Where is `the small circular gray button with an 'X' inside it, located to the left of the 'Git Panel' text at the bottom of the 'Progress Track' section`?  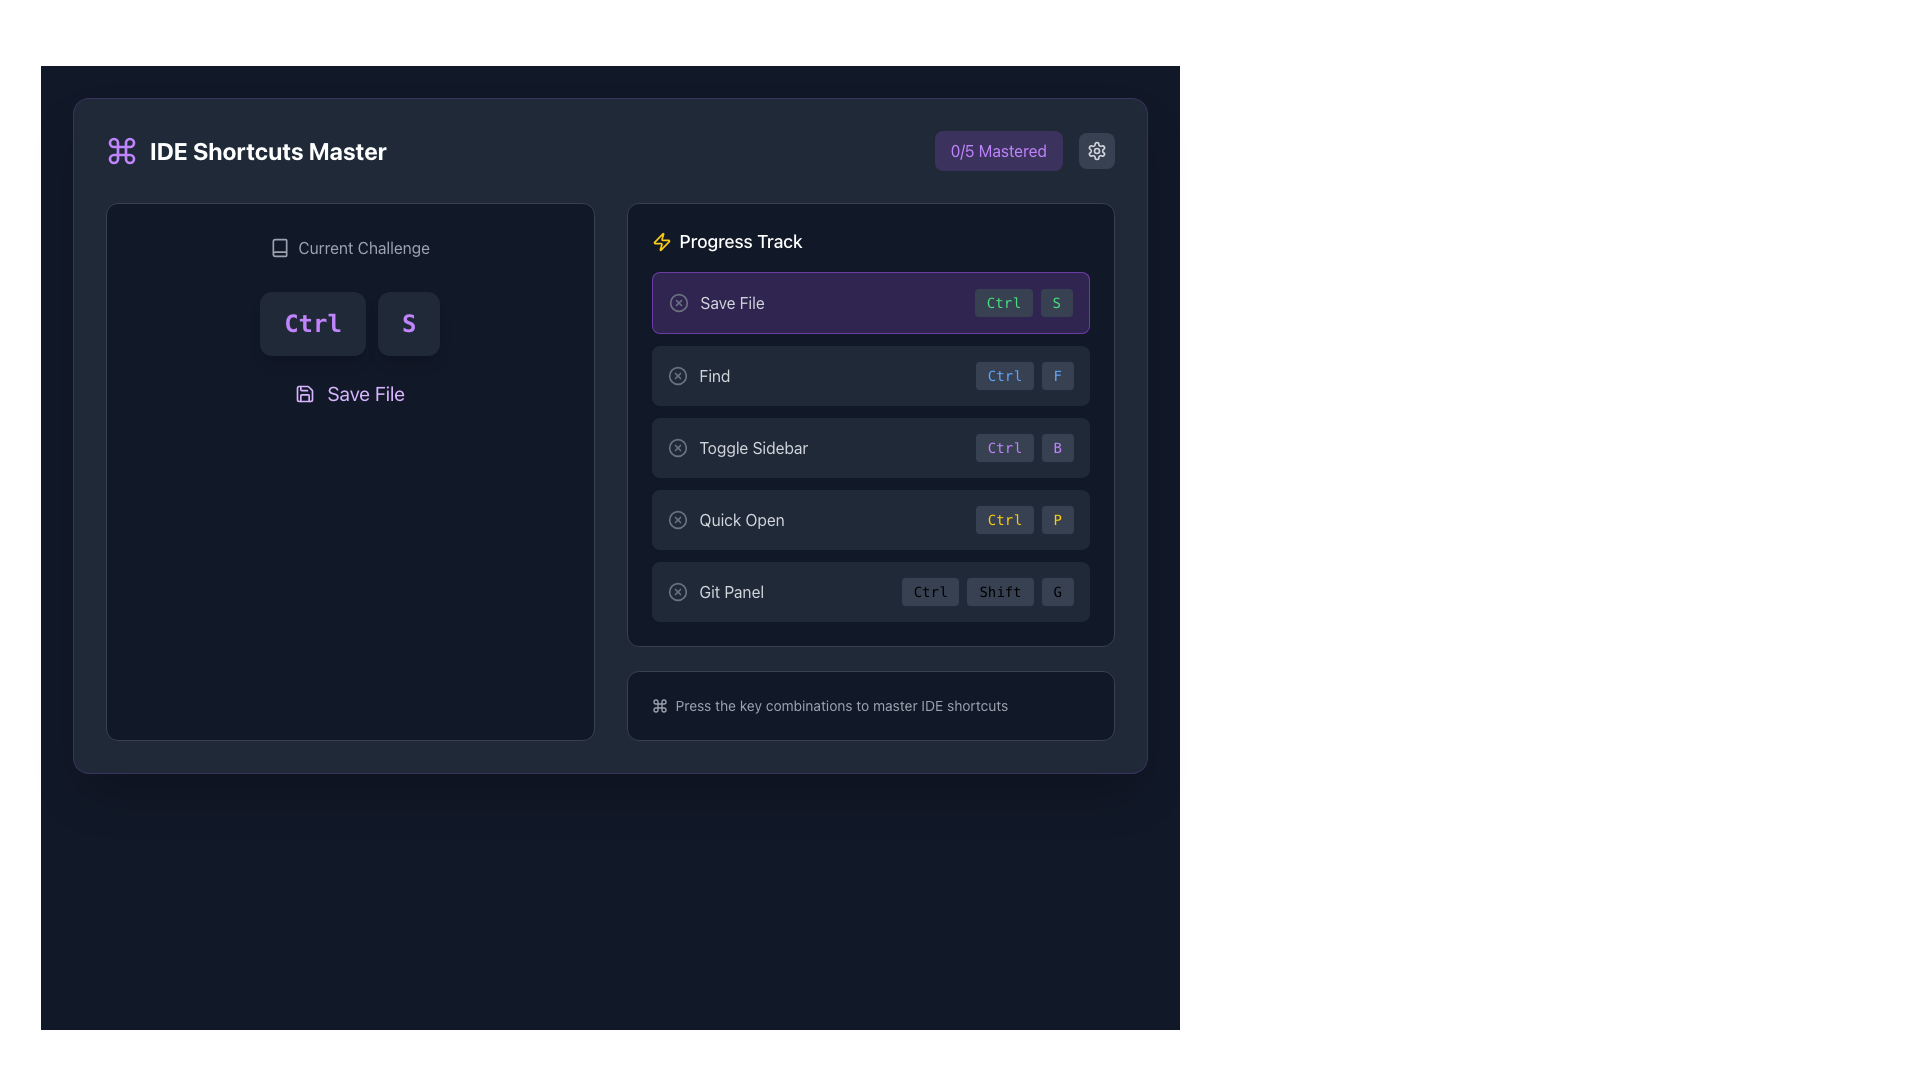
the small circular gray button with an 'X' inside it, located to the left of the 'Git Panel' text at the bottom of the 'Progress Track' section is located at coordinates (677, 590).